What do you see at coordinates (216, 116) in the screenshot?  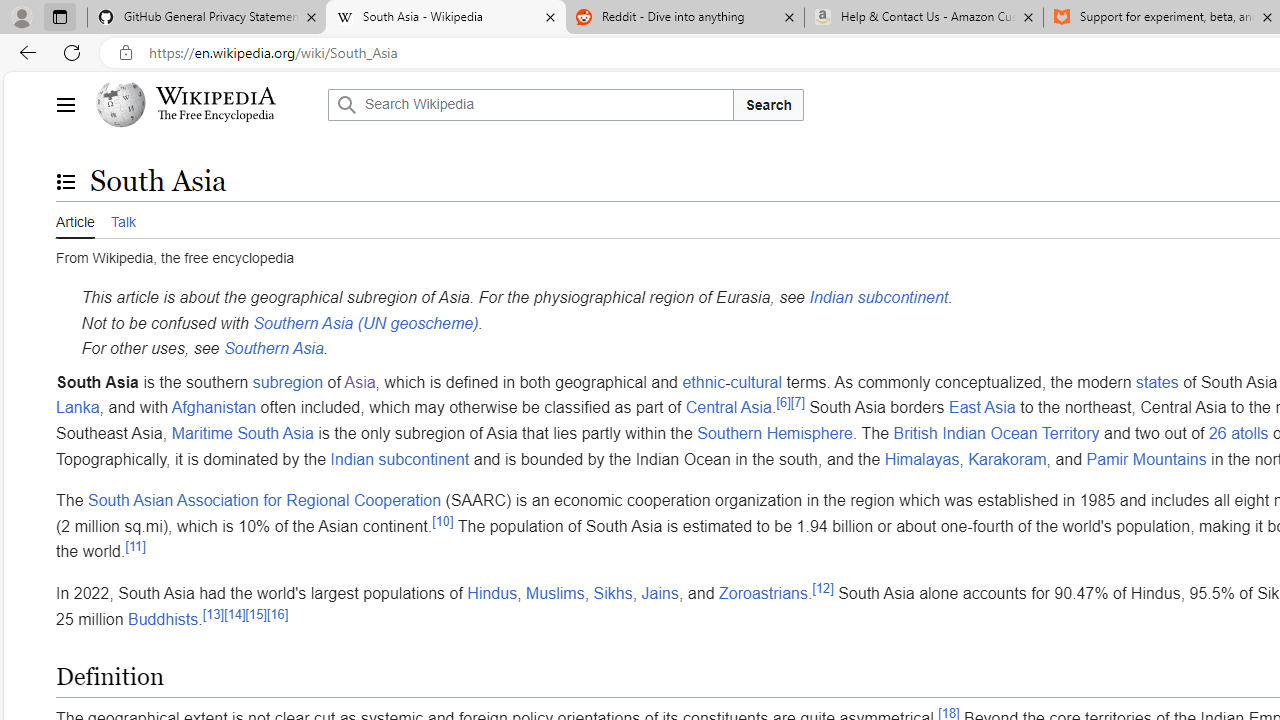 I see `'The Free Encyclopedia'` at bounding box center [216, 116].